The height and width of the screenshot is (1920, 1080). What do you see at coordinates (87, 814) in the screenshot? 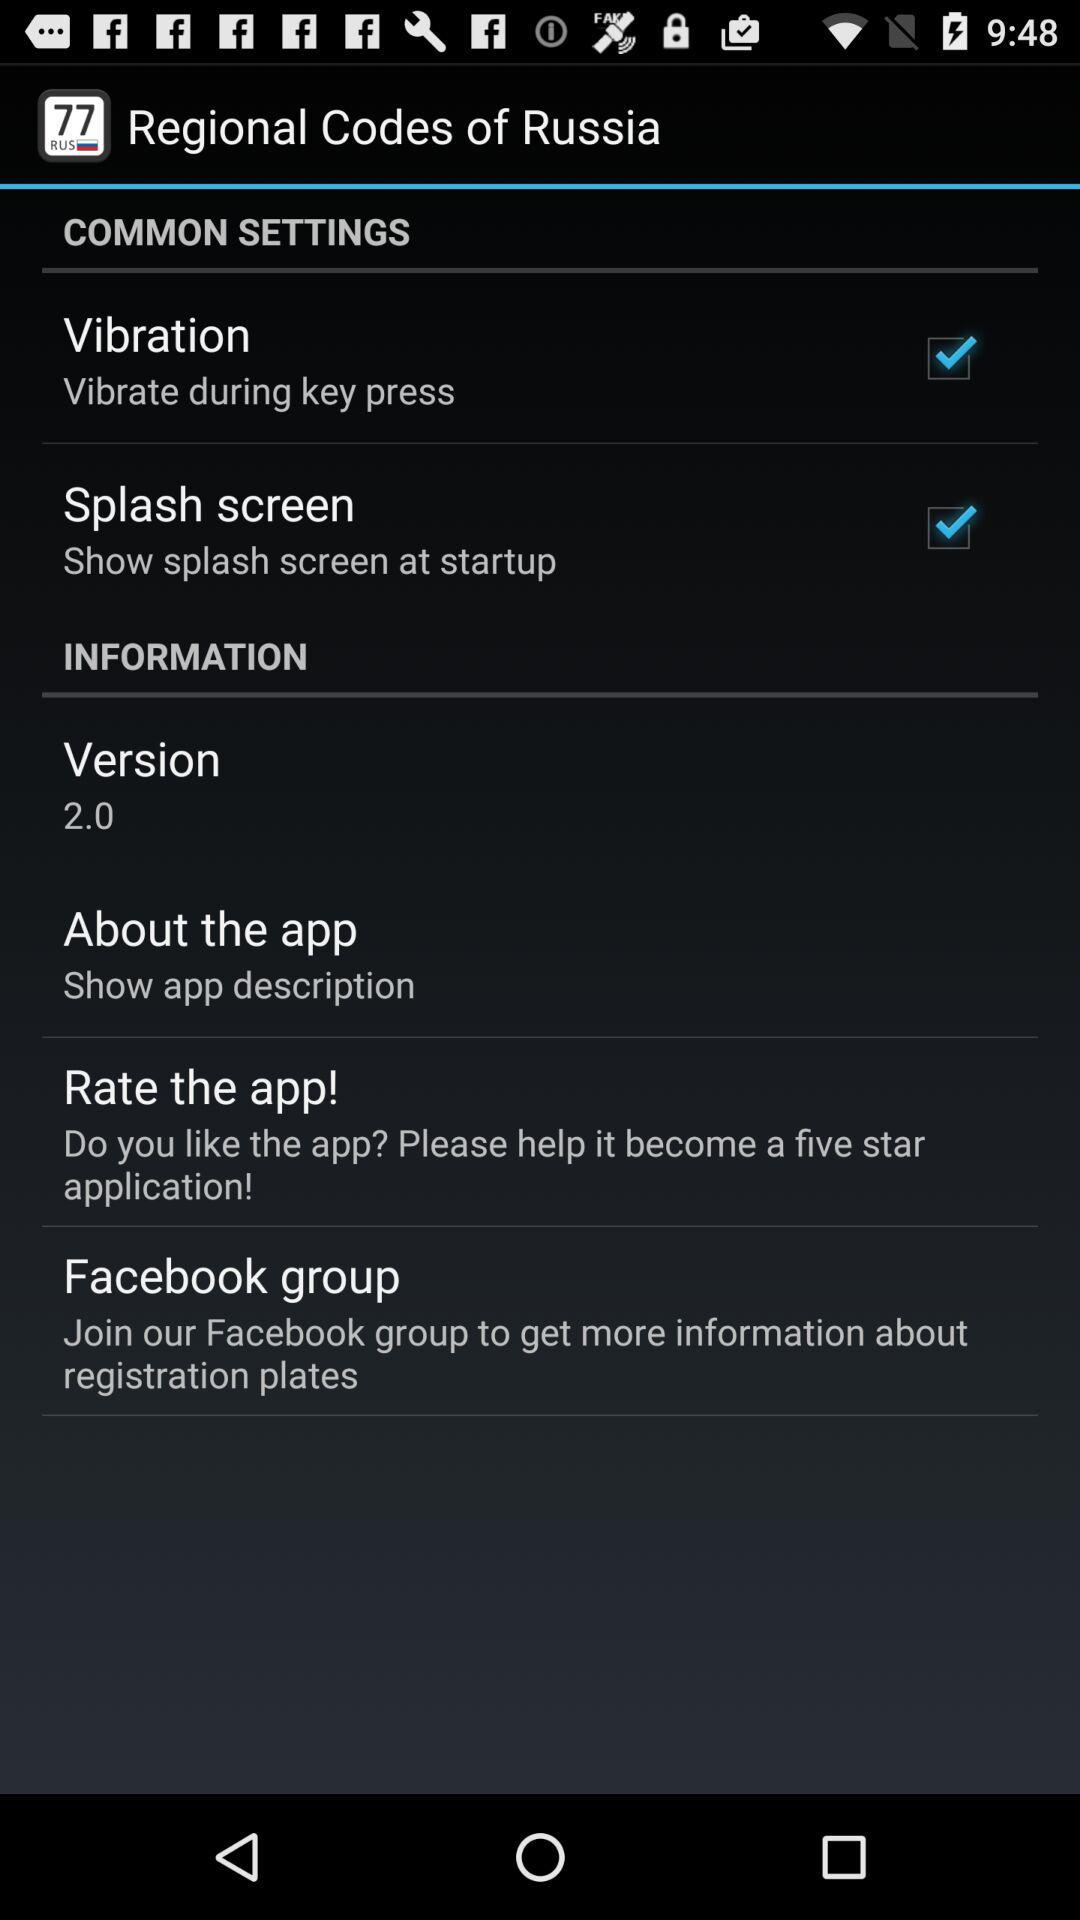
I see `2.0 icon` at bounding box center [87, 814].